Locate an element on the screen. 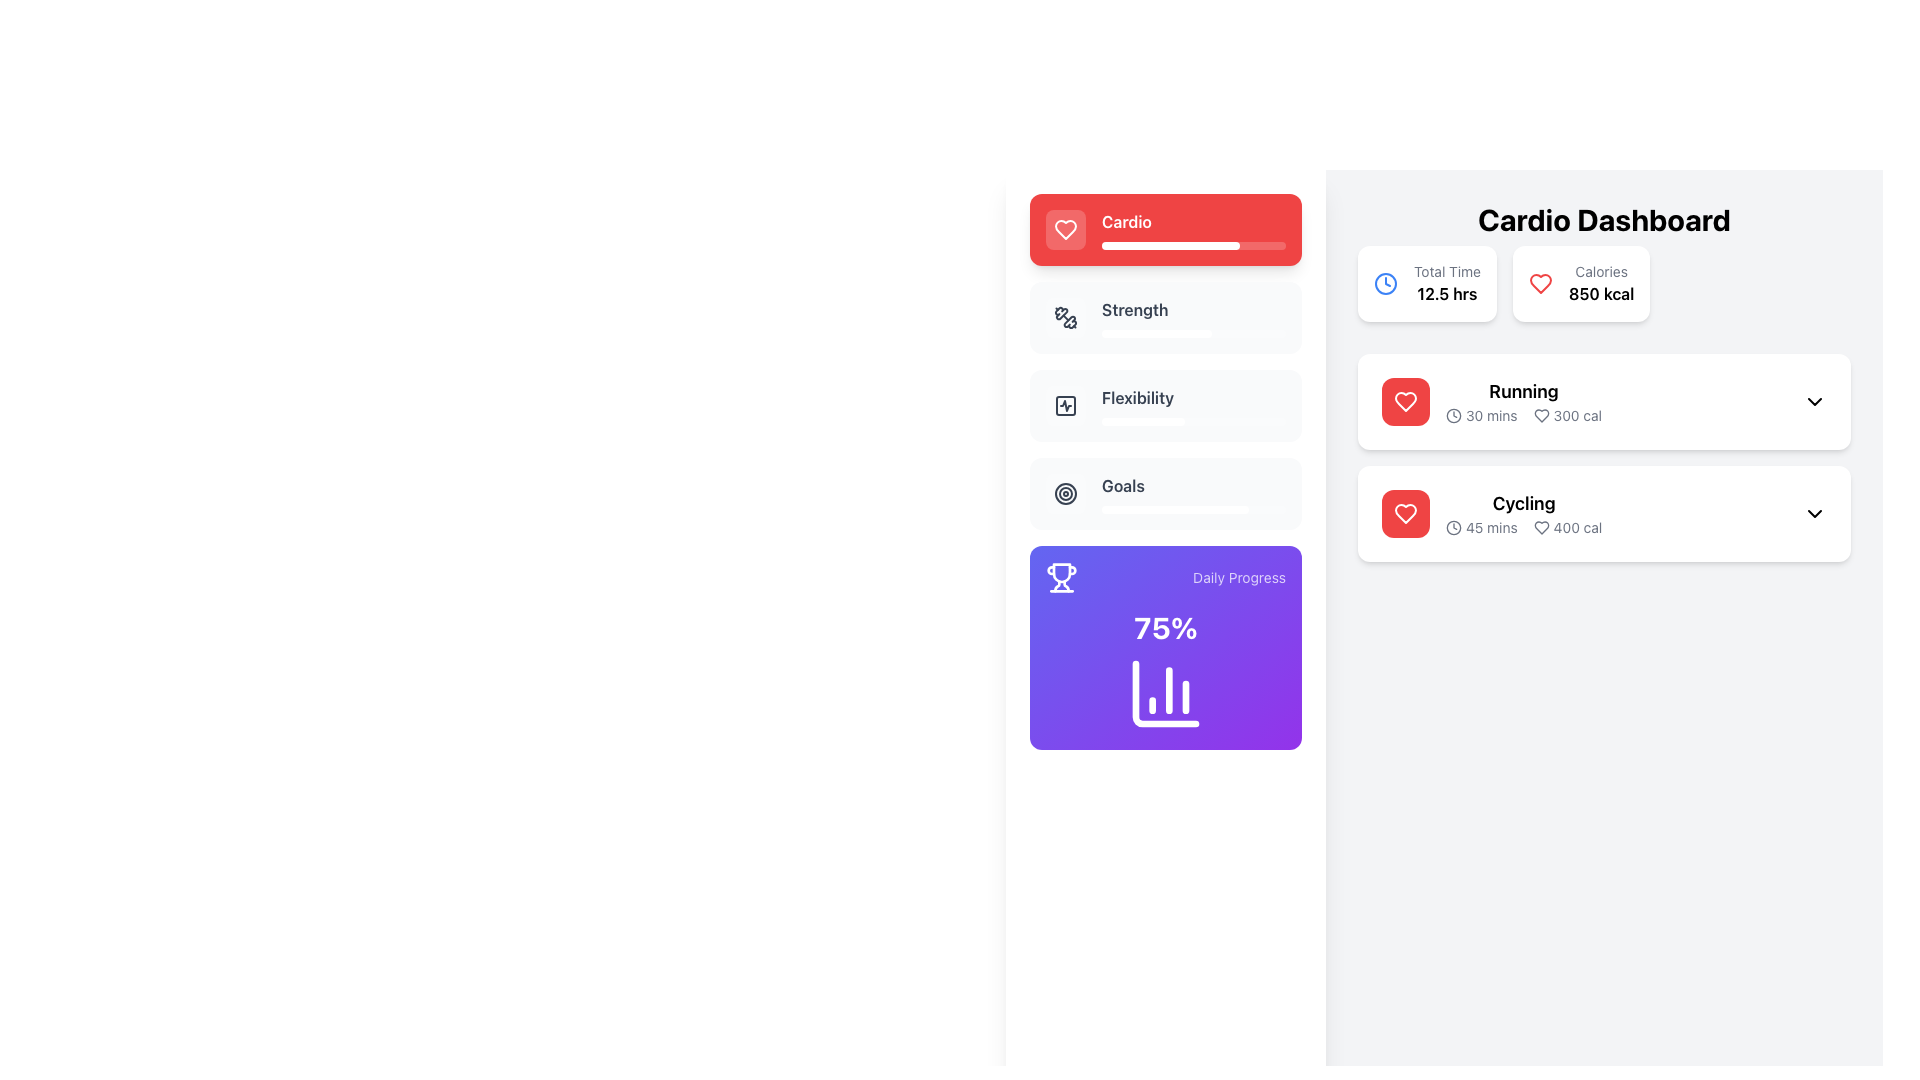  the heart icon located to the left of the 'Running' label in the Cardio Dashboard section is located at coordinates (1405, 401).